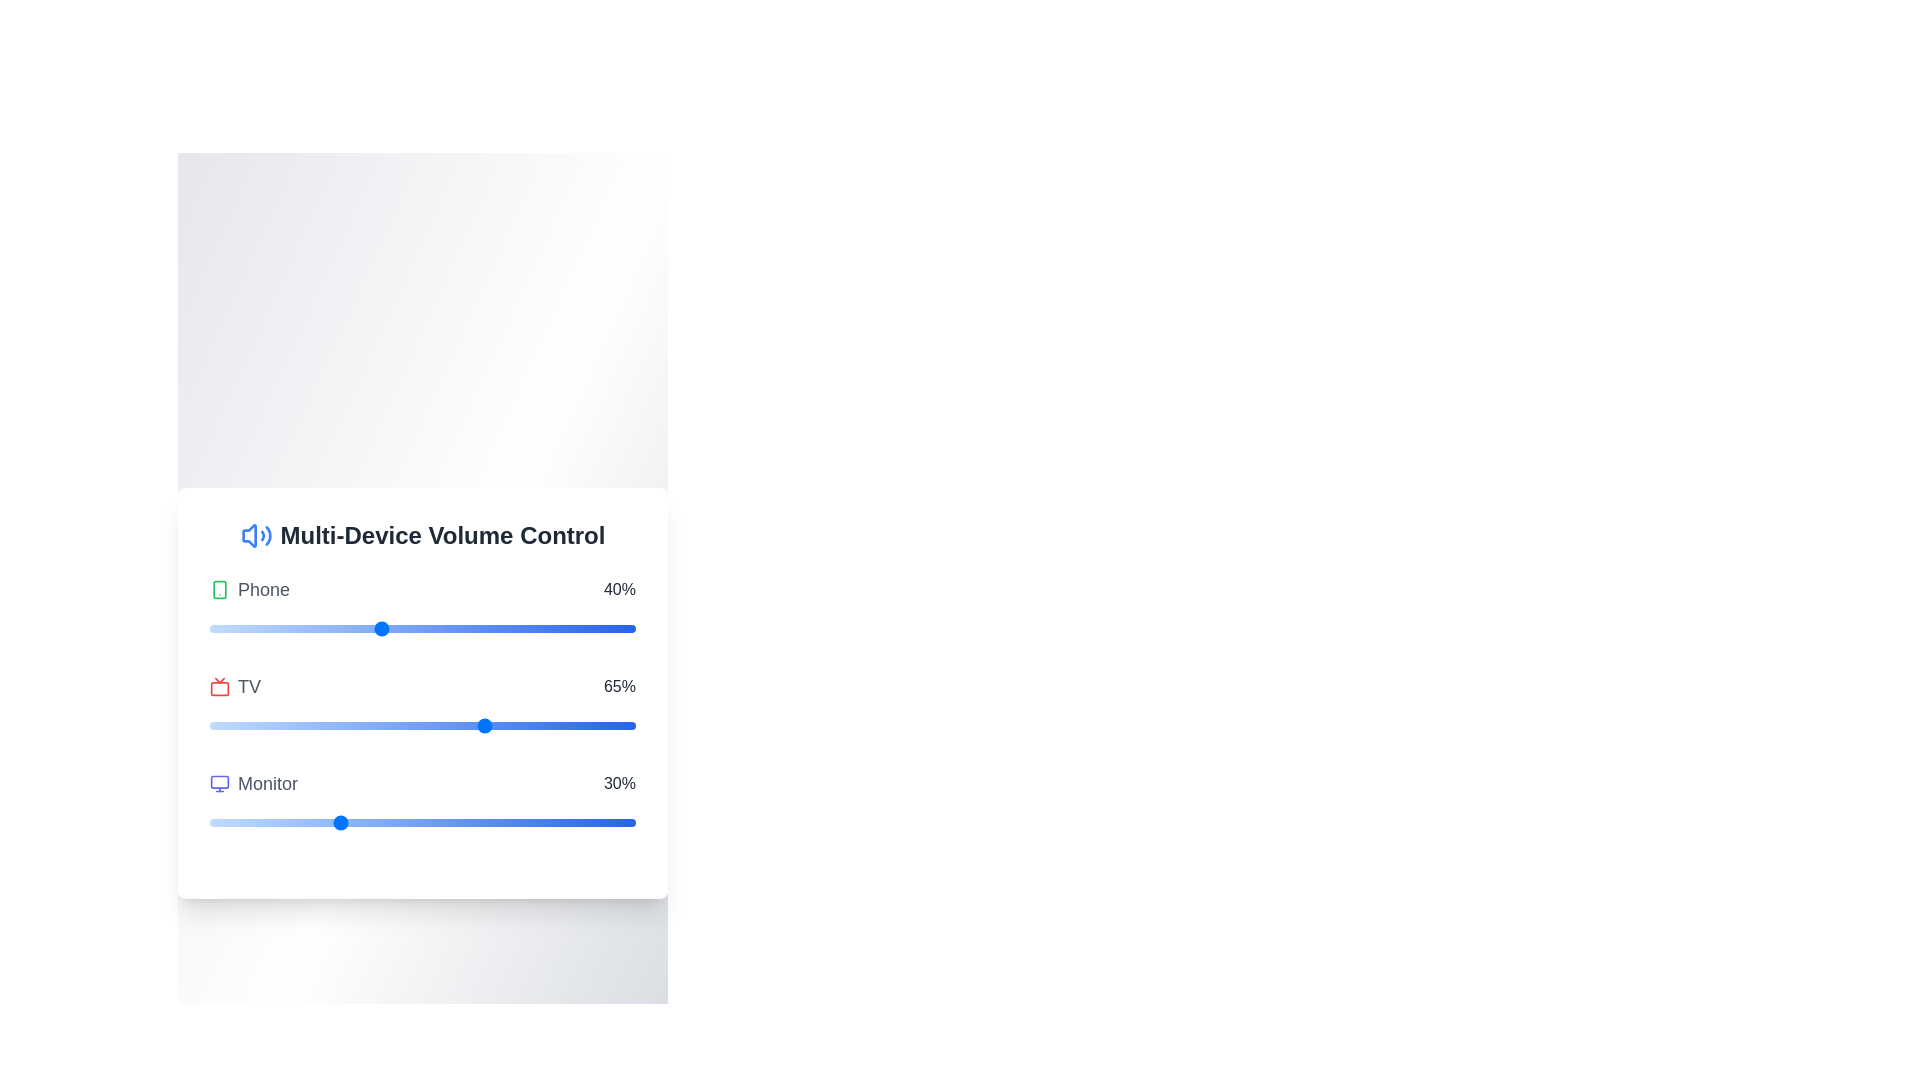  Describe the element at coordinates (421, 725) in the screenshot. I see `the horizontal slider with a blue gradient bar and a circular control, positioned between the label 'TV' and the text '65%', to receive interactive feedback` at that location.